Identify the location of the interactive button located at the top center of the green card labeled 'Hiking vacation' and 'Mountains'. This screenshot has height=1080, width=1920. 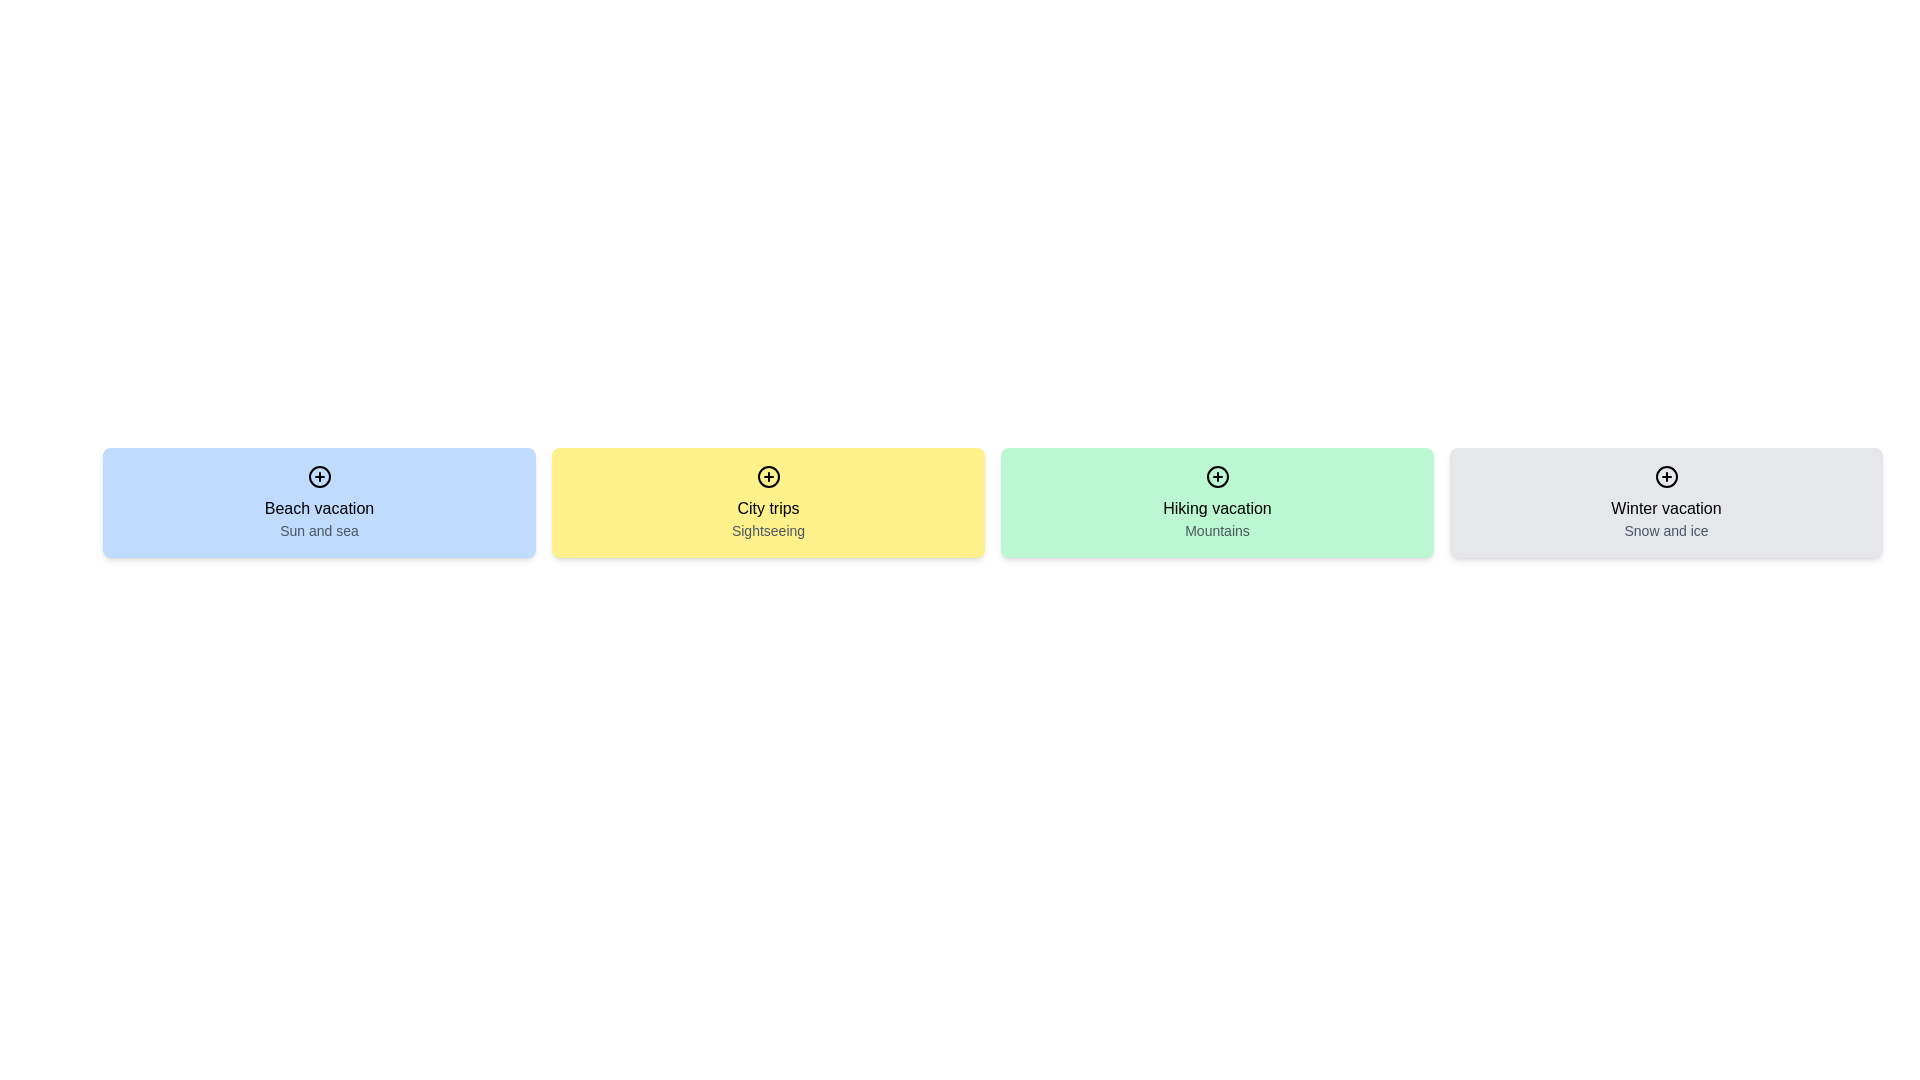
(1216, 477).